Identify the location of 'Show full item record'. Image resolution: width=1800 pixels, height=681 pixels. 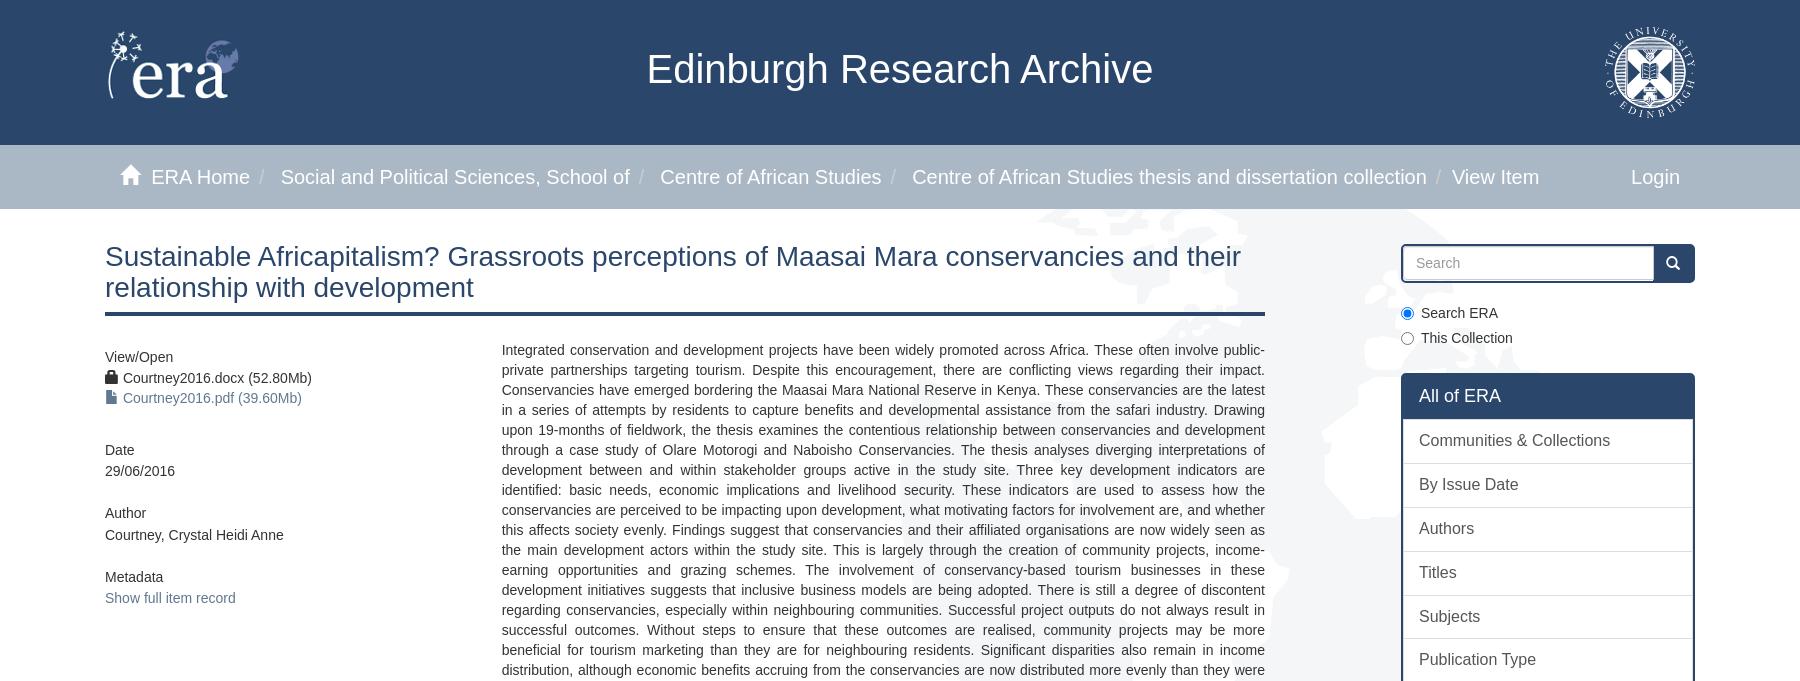
(103, 597).